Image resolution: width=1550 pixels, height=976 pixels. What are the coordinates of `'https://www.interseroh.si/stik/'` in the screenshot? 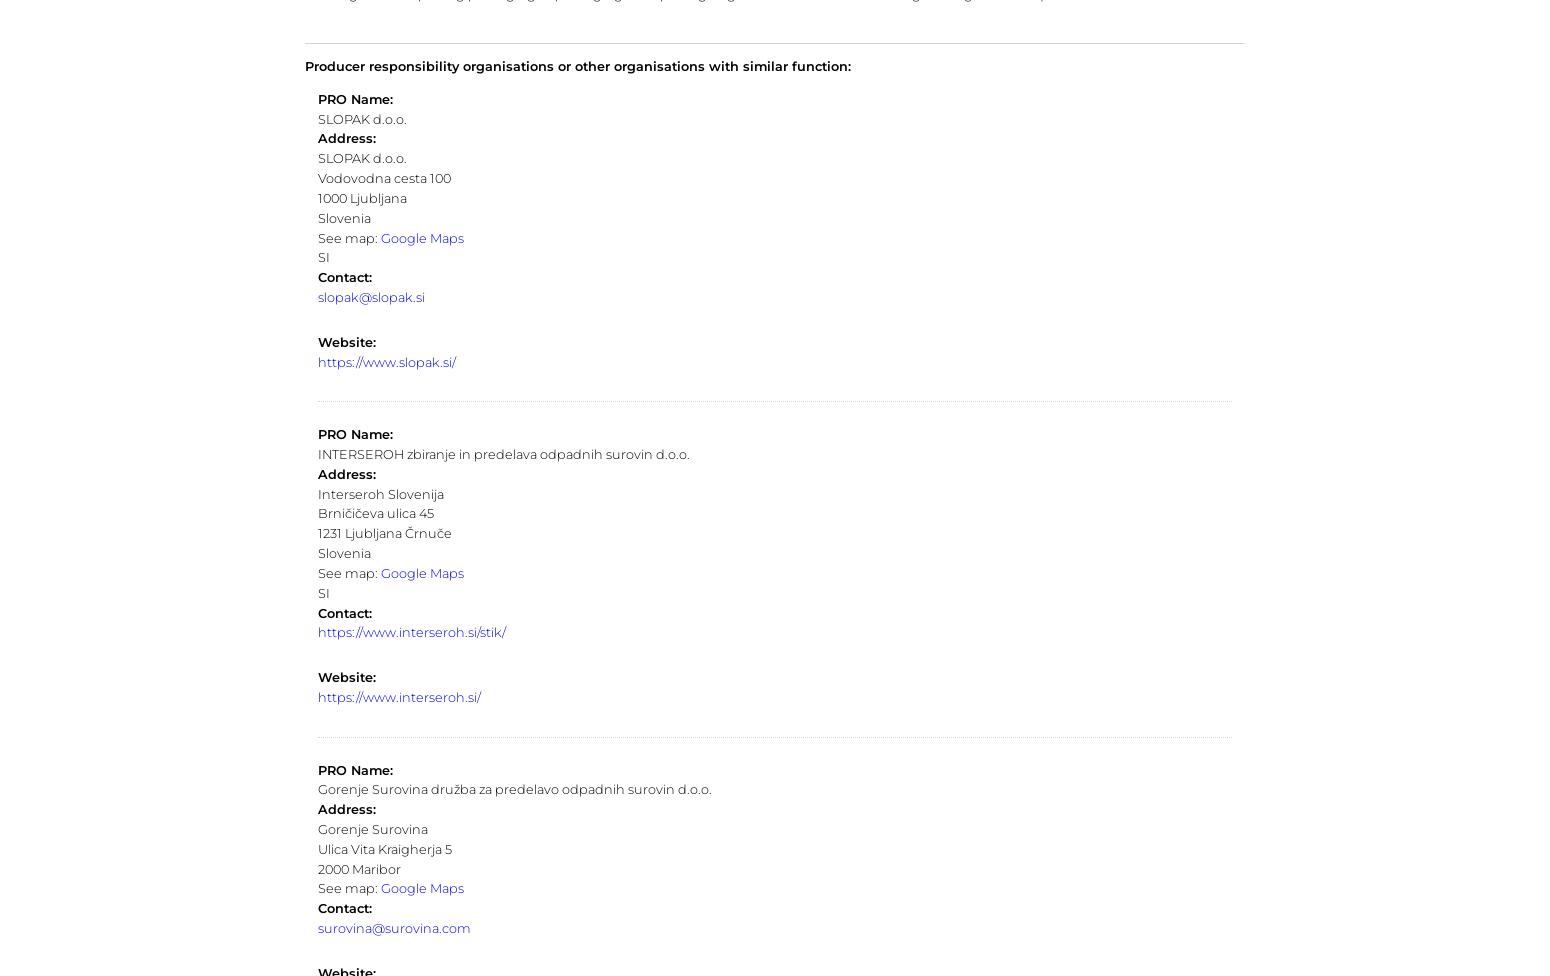 It's located at (411, 631).